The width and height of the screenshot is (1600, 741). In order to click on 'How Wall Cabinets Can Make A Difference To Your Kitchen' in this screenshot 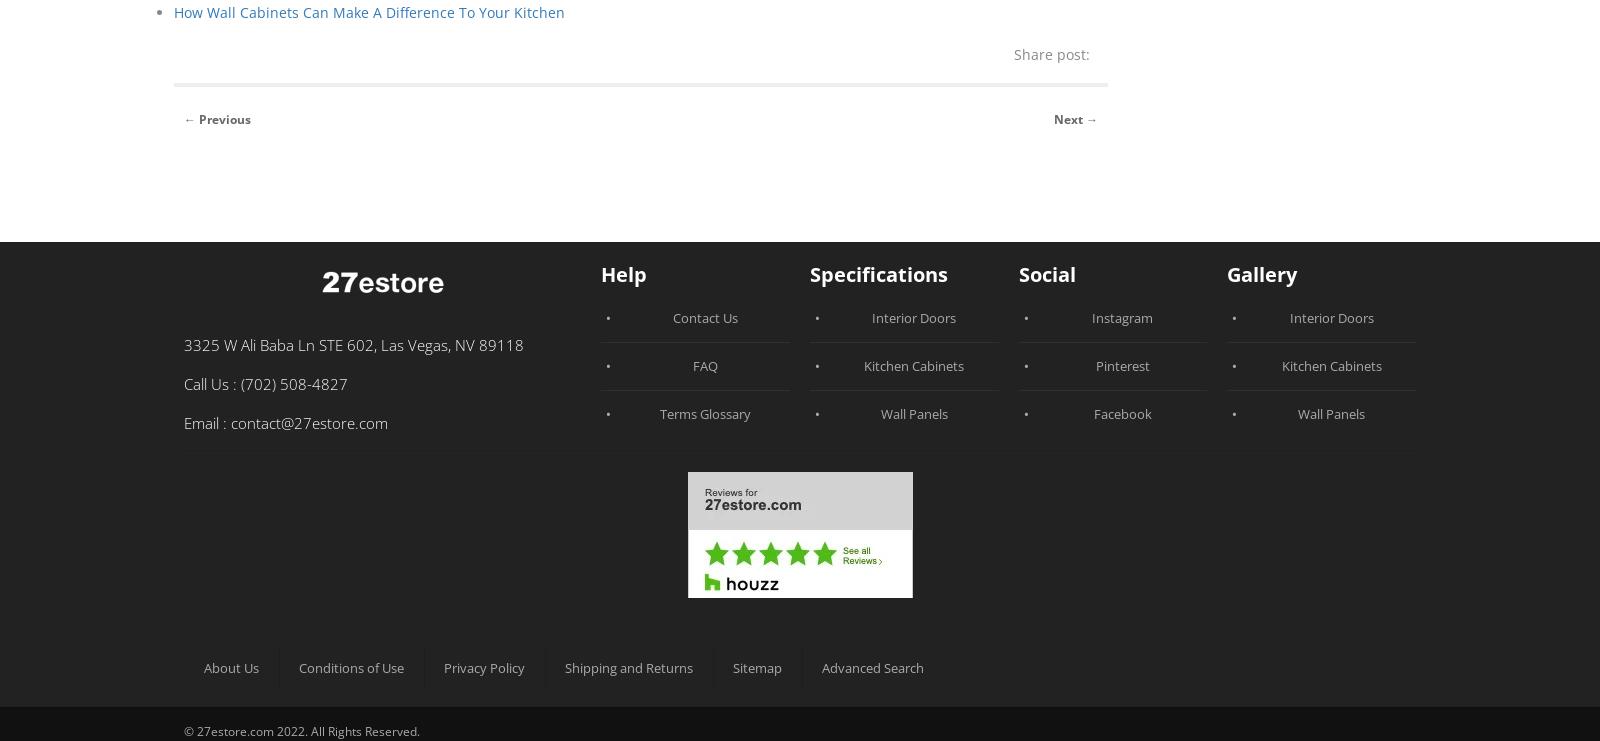, I will do `click(369, 11)`.